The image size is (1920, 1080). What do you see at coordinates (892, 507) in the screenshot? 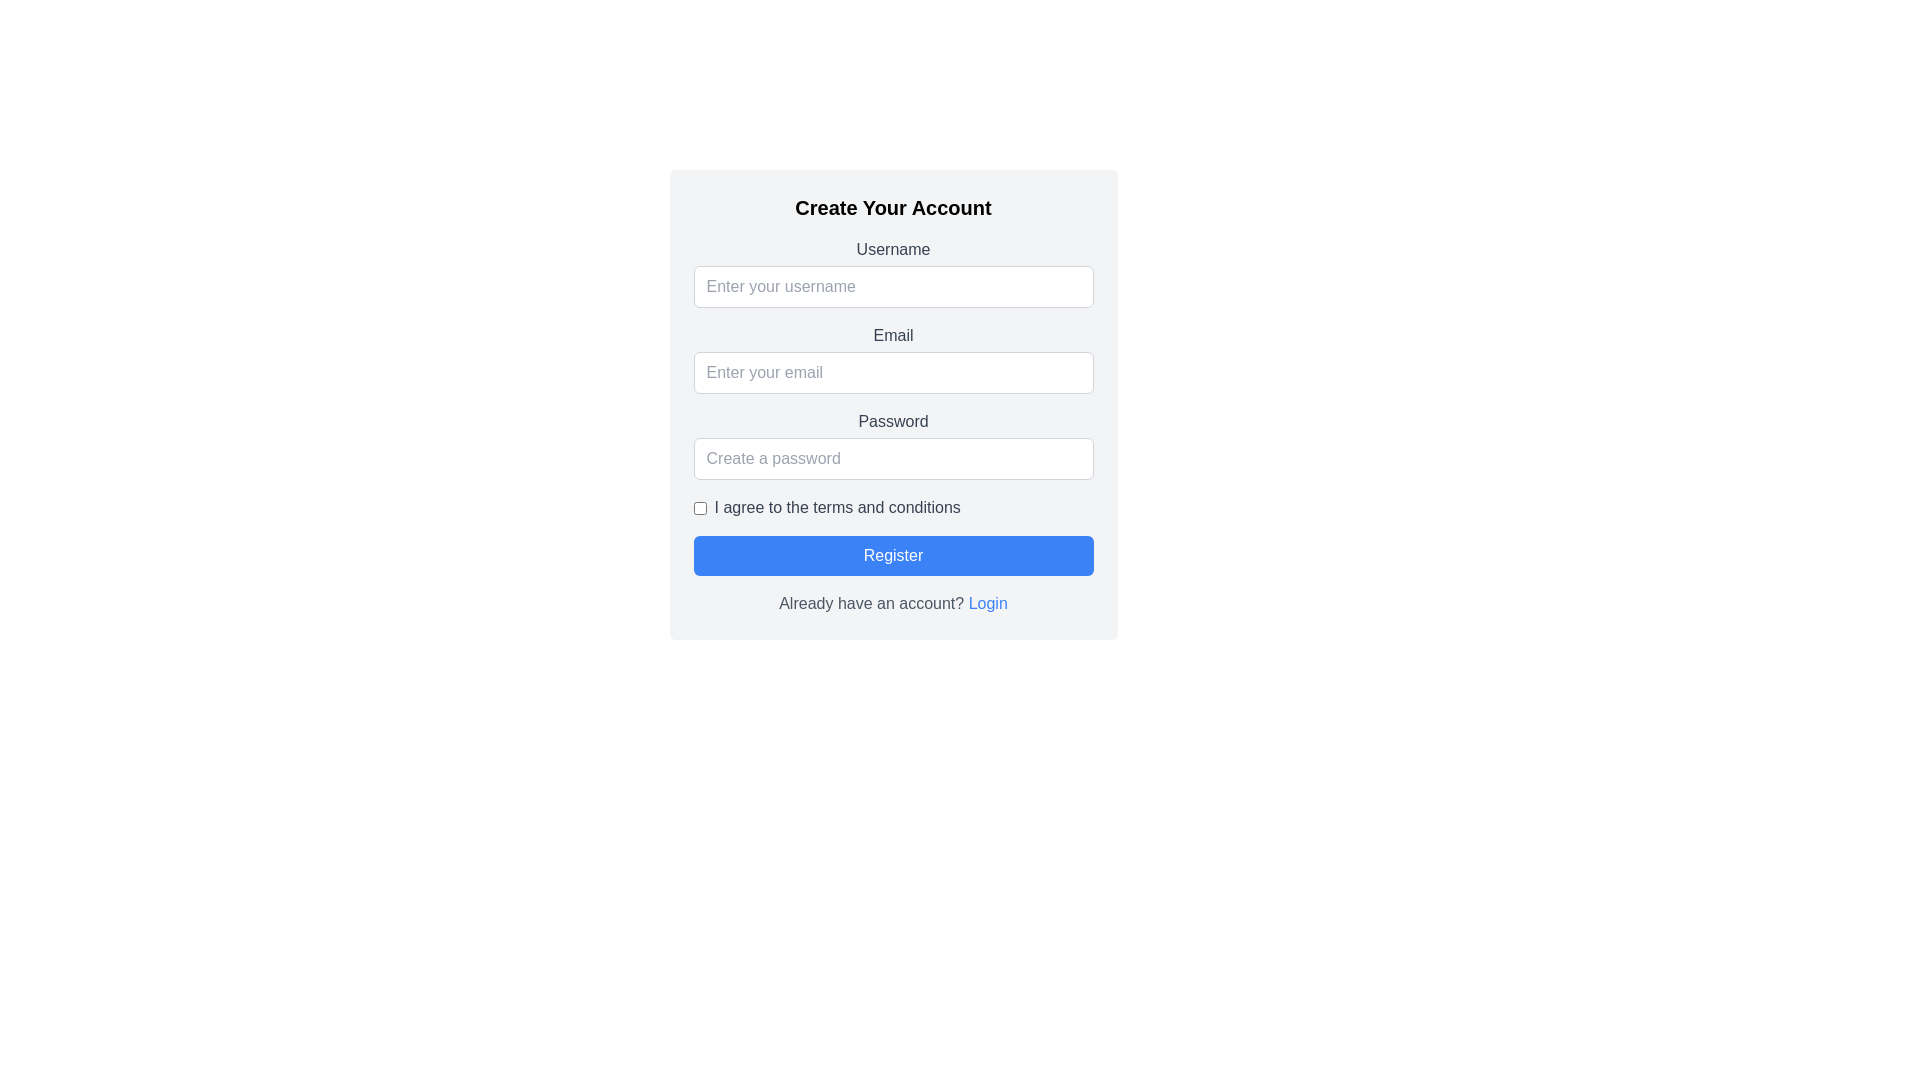
I see `the label 'I agree to the terms and conditions' to check the corresponding checkbox located to its left` at bounding box center [892, 507].